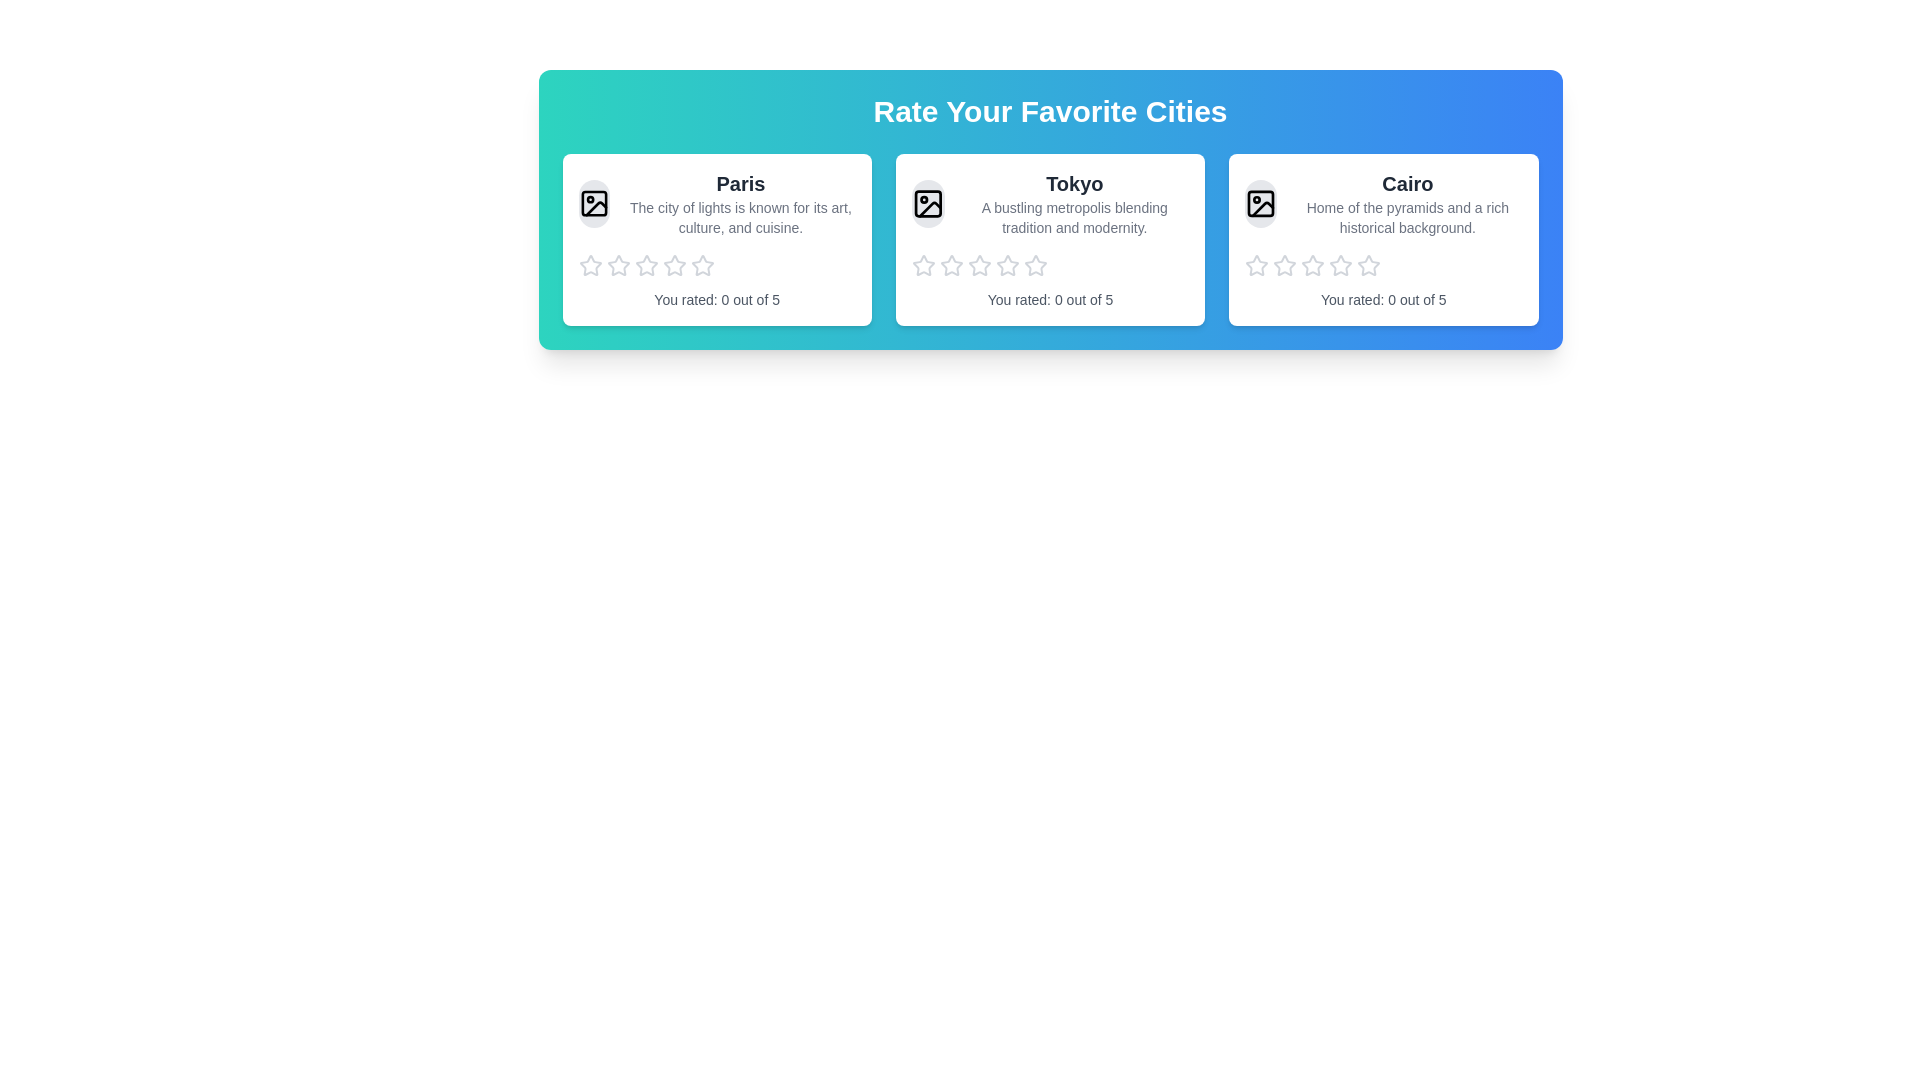 This screenshot has height=1080, width=1920. I want to click on the first star in the horizontal sequence of rating stars below the 'Tokyo' card to set the rating to 1, so click(950, 264).